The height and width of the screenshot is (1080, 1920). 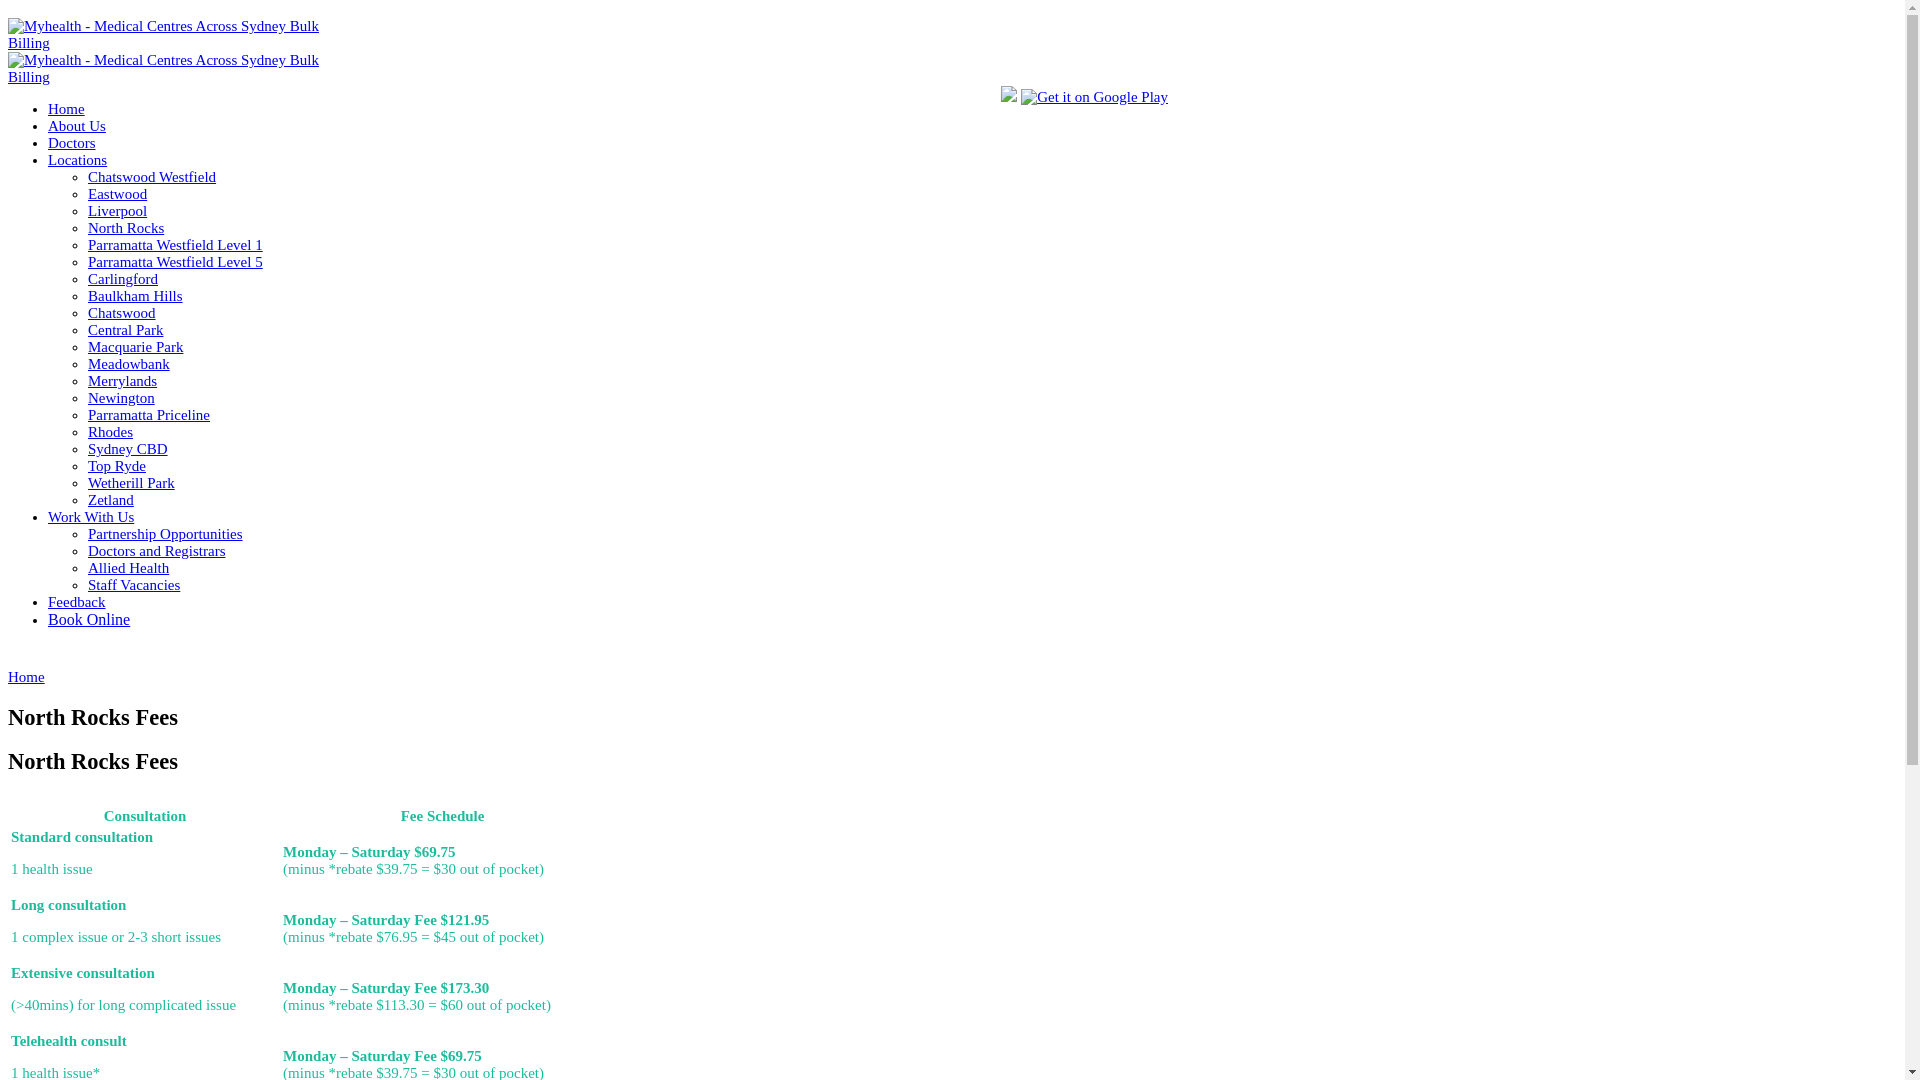 What do you see at coordinates (175, 261) in the screenshot?
I see `'Parramatta Westfield Level 5'` at bounding box center [175, 261].